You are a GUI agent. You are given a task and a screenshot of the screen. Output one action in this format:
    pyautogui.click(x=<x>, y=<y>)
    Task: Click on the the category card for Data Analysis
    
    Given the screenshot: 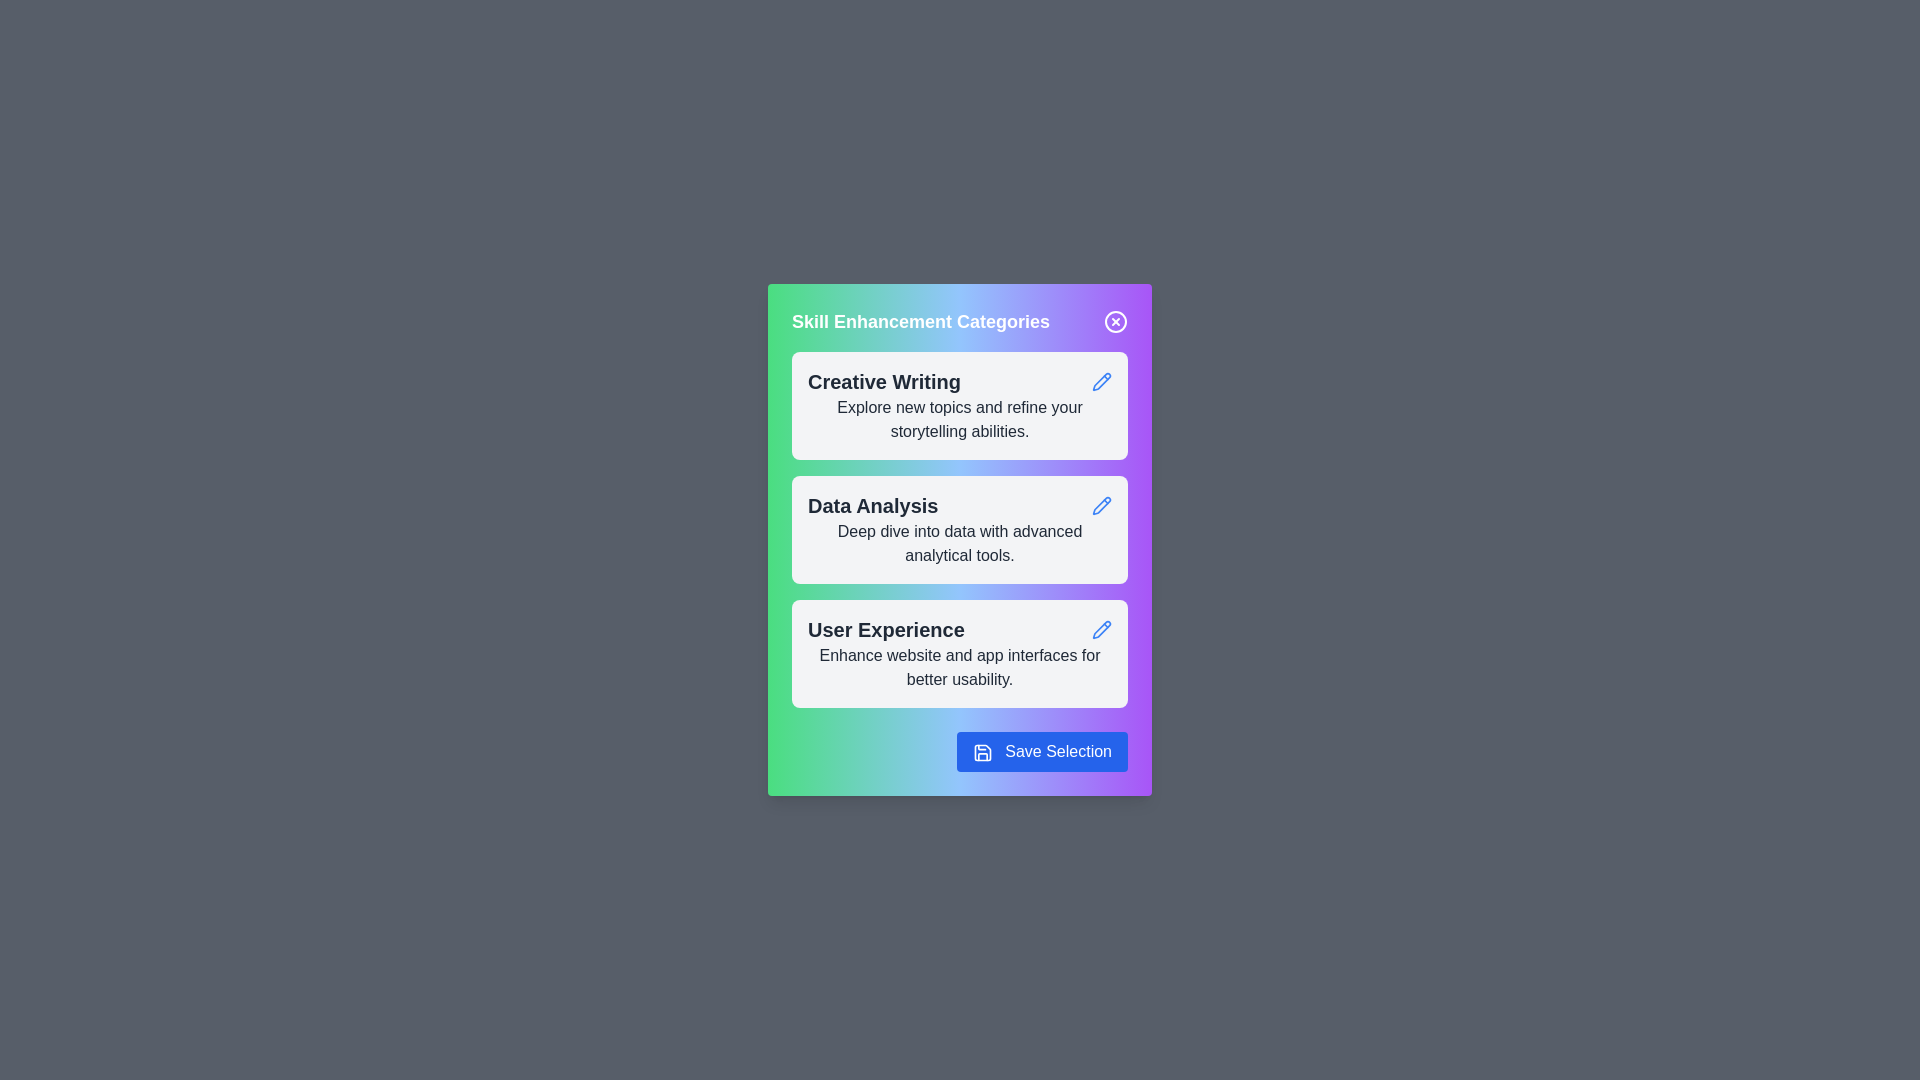 What is the action you would take?
    pyautogui.click(x=960, y=528)
    